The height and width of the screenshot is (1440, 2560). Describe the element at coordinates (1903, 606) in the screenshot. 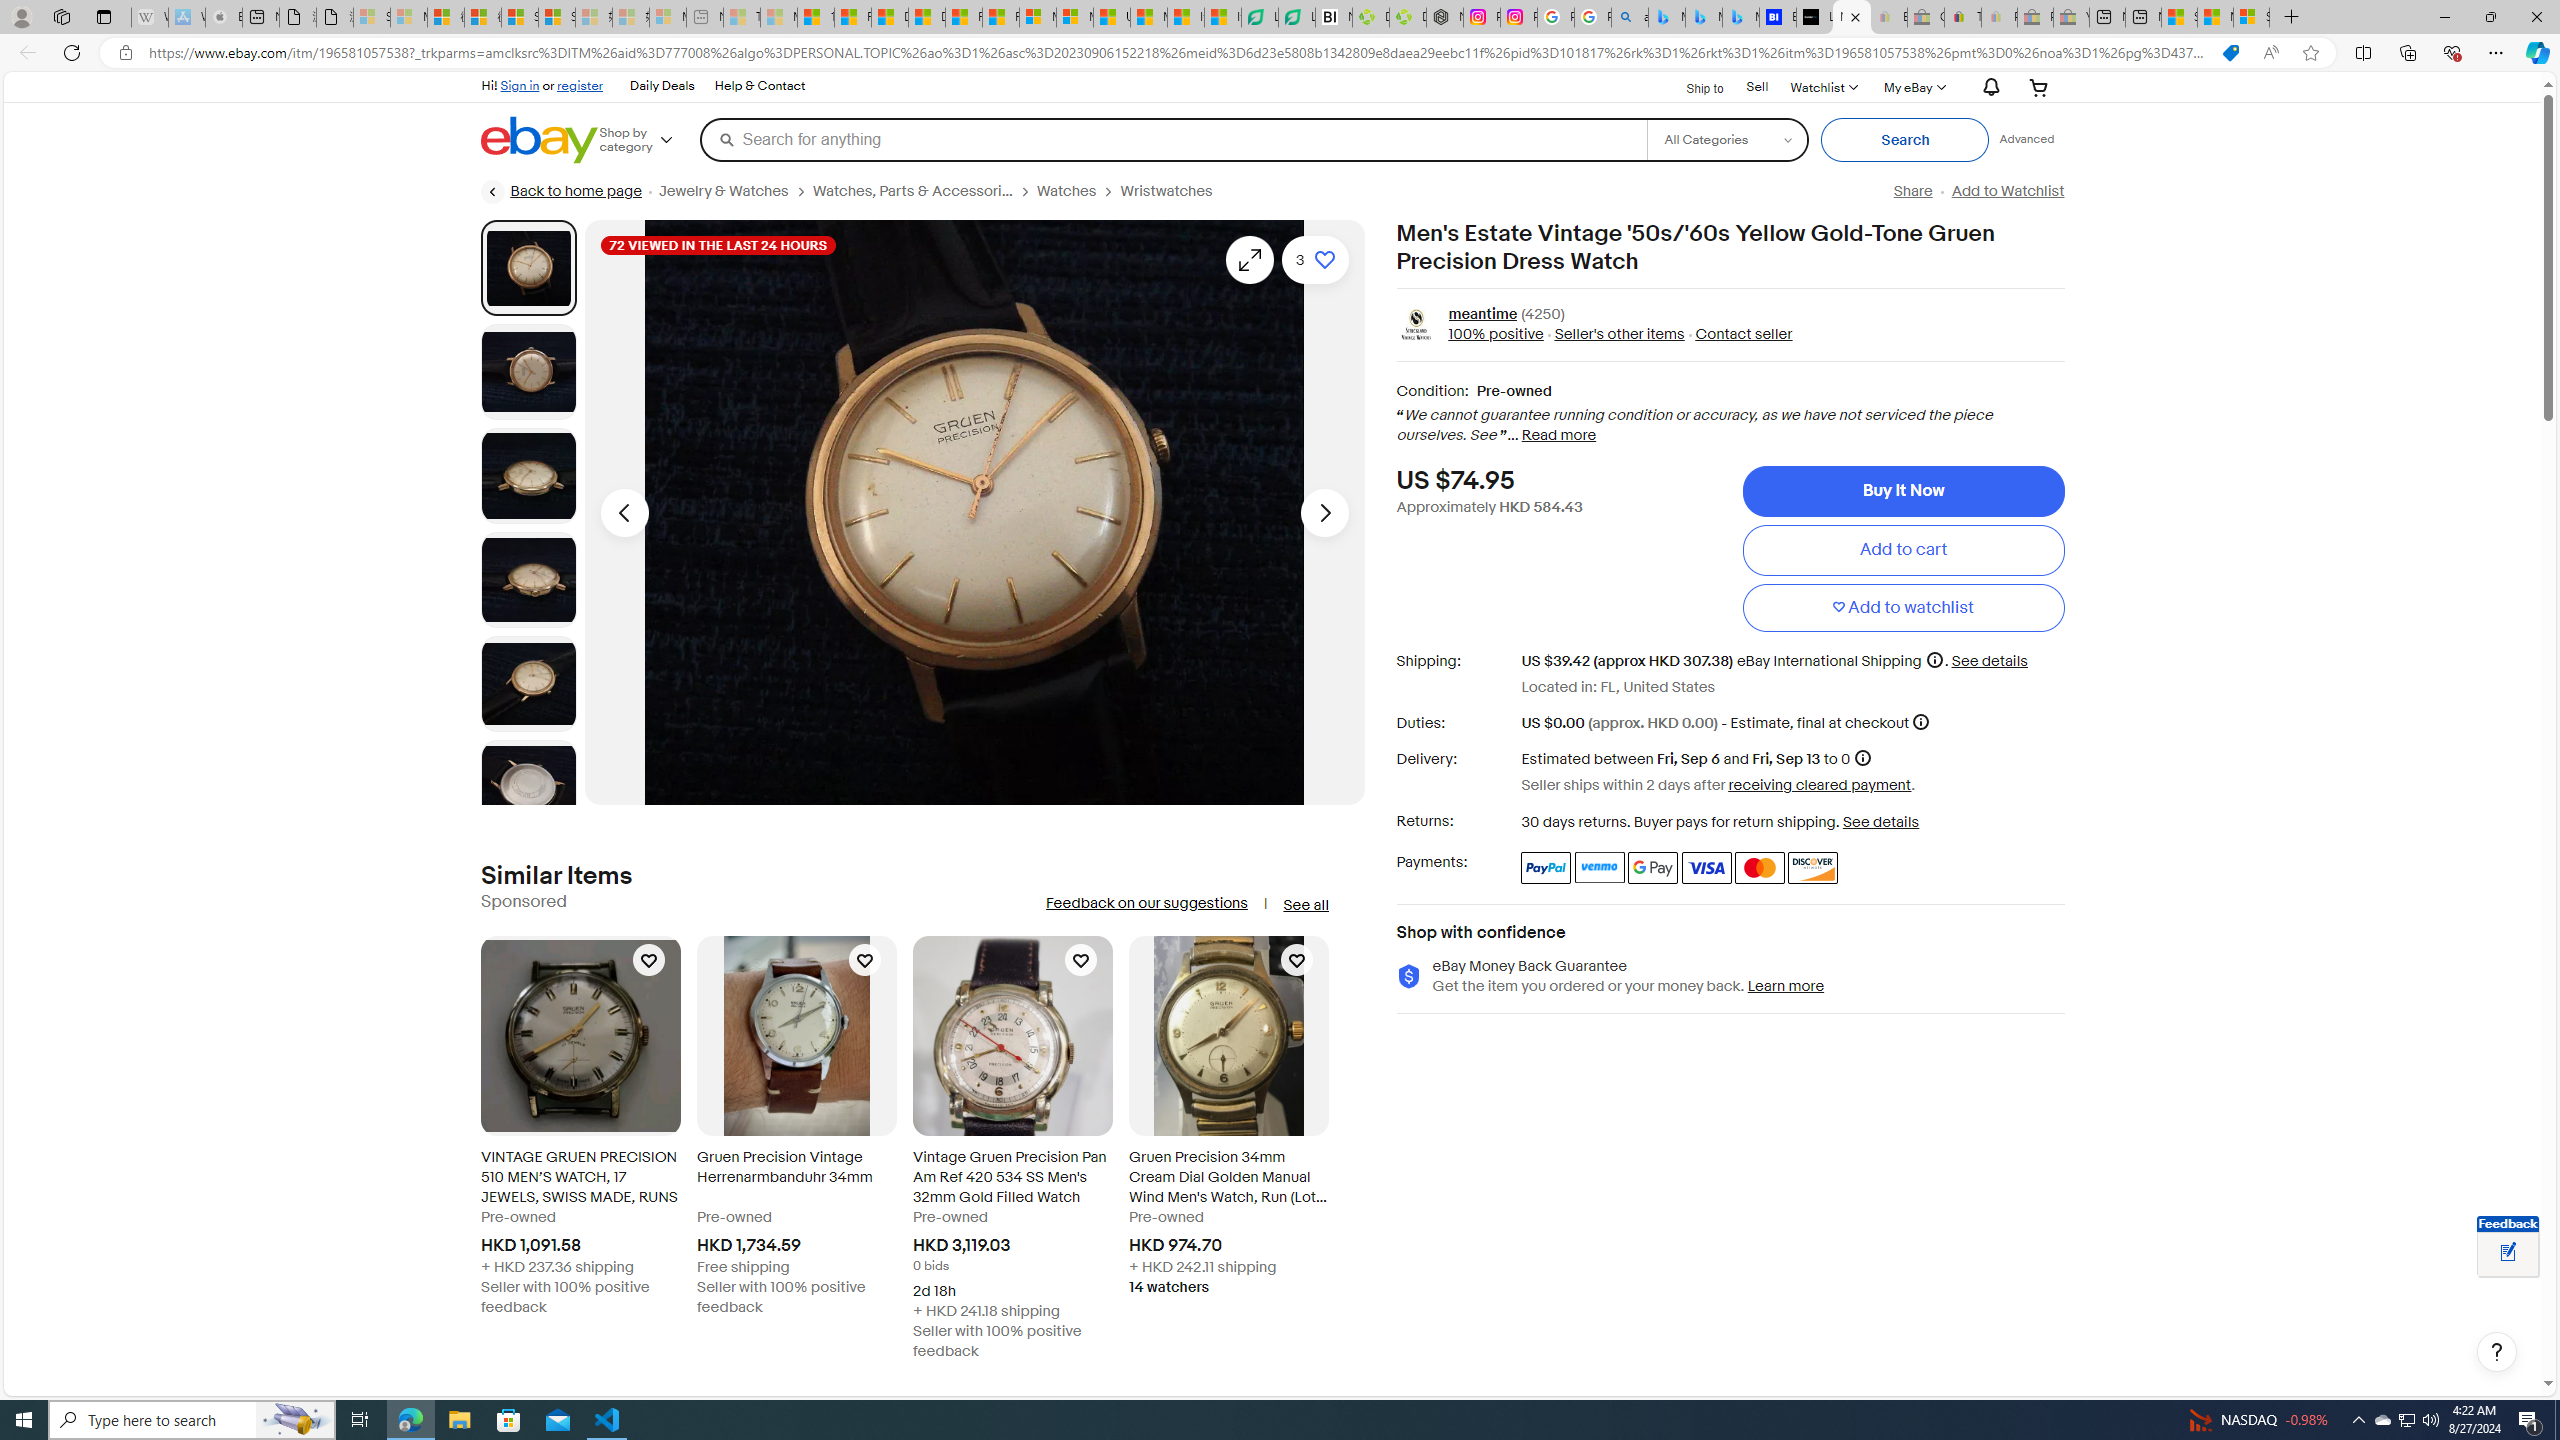

I see `'Add to watchlist'` at that location.